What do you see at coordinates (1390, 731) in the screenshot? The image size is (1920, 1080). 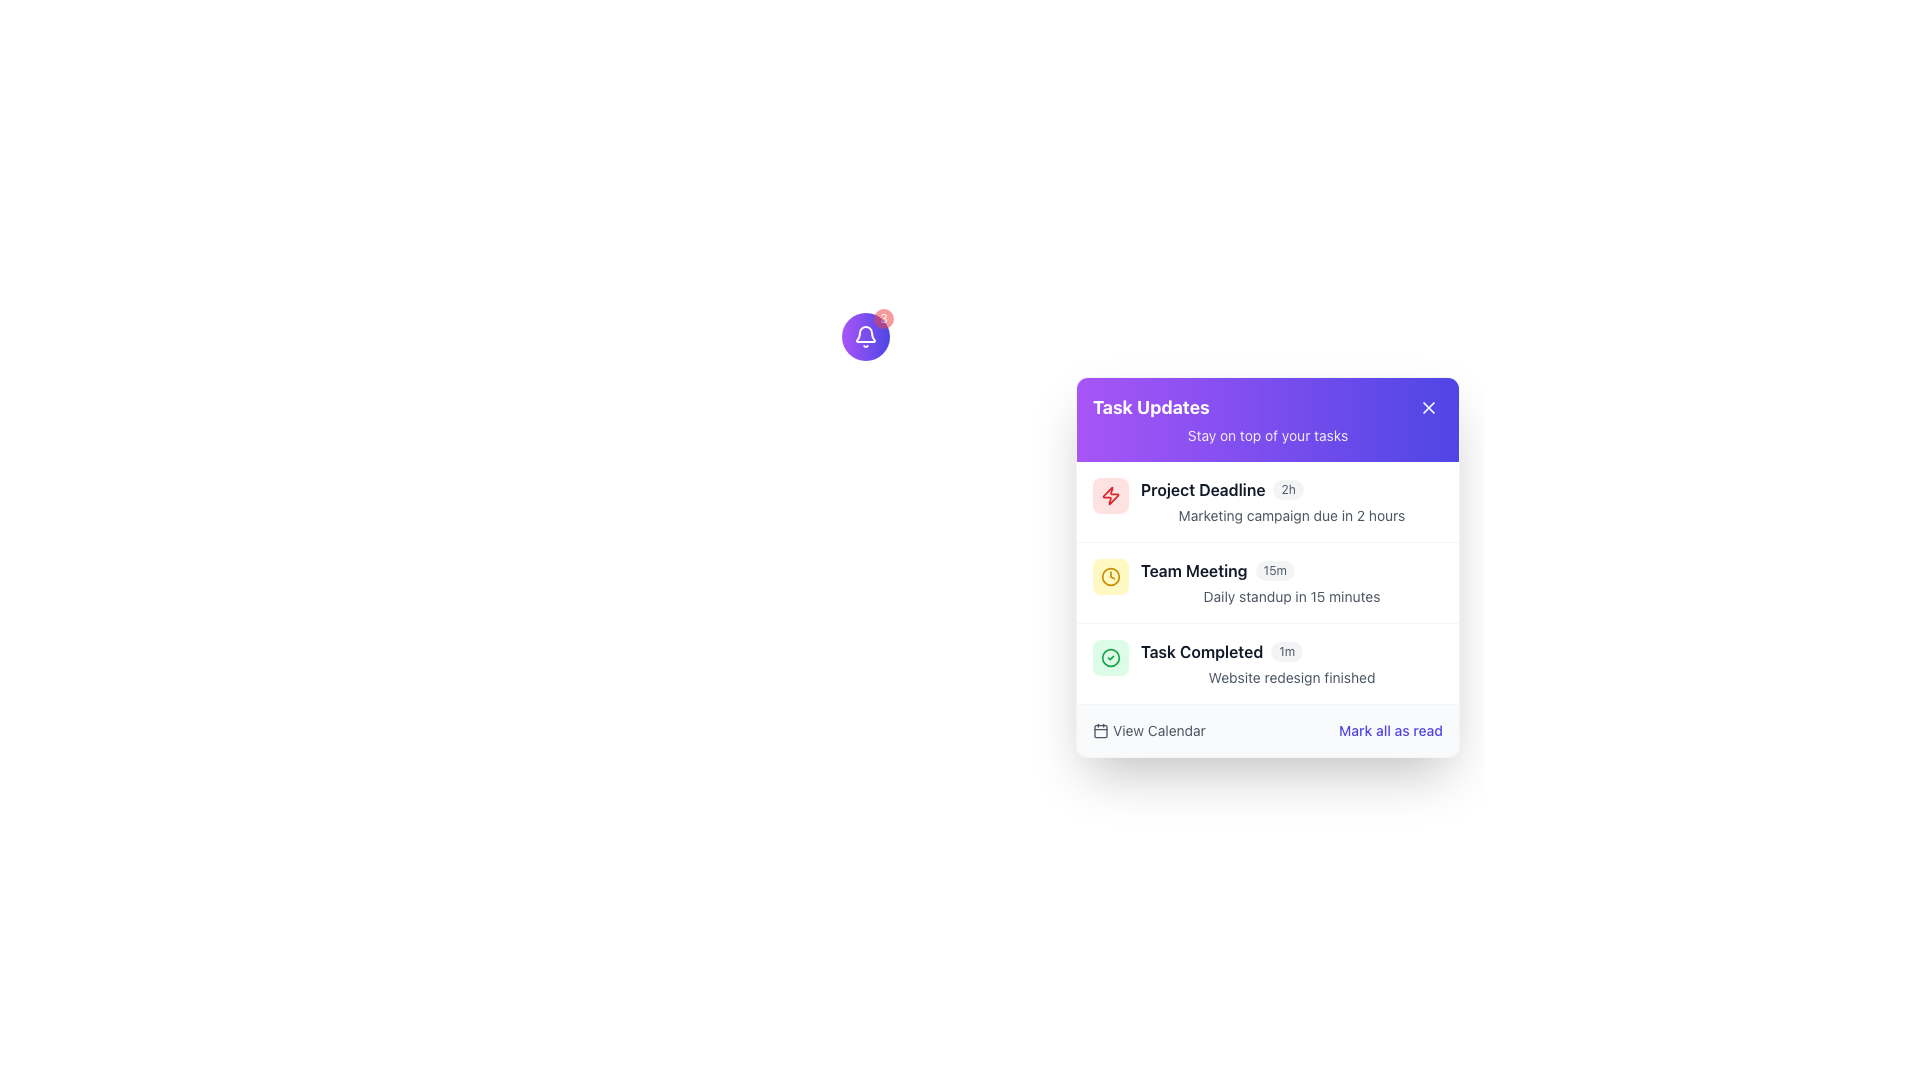 I see `the interactive textual link 'Mark all as read' located at the bottom-right corner of the 'Task Updates' notification panel to mark all notifications as read` at bounding box center [1390, 731].